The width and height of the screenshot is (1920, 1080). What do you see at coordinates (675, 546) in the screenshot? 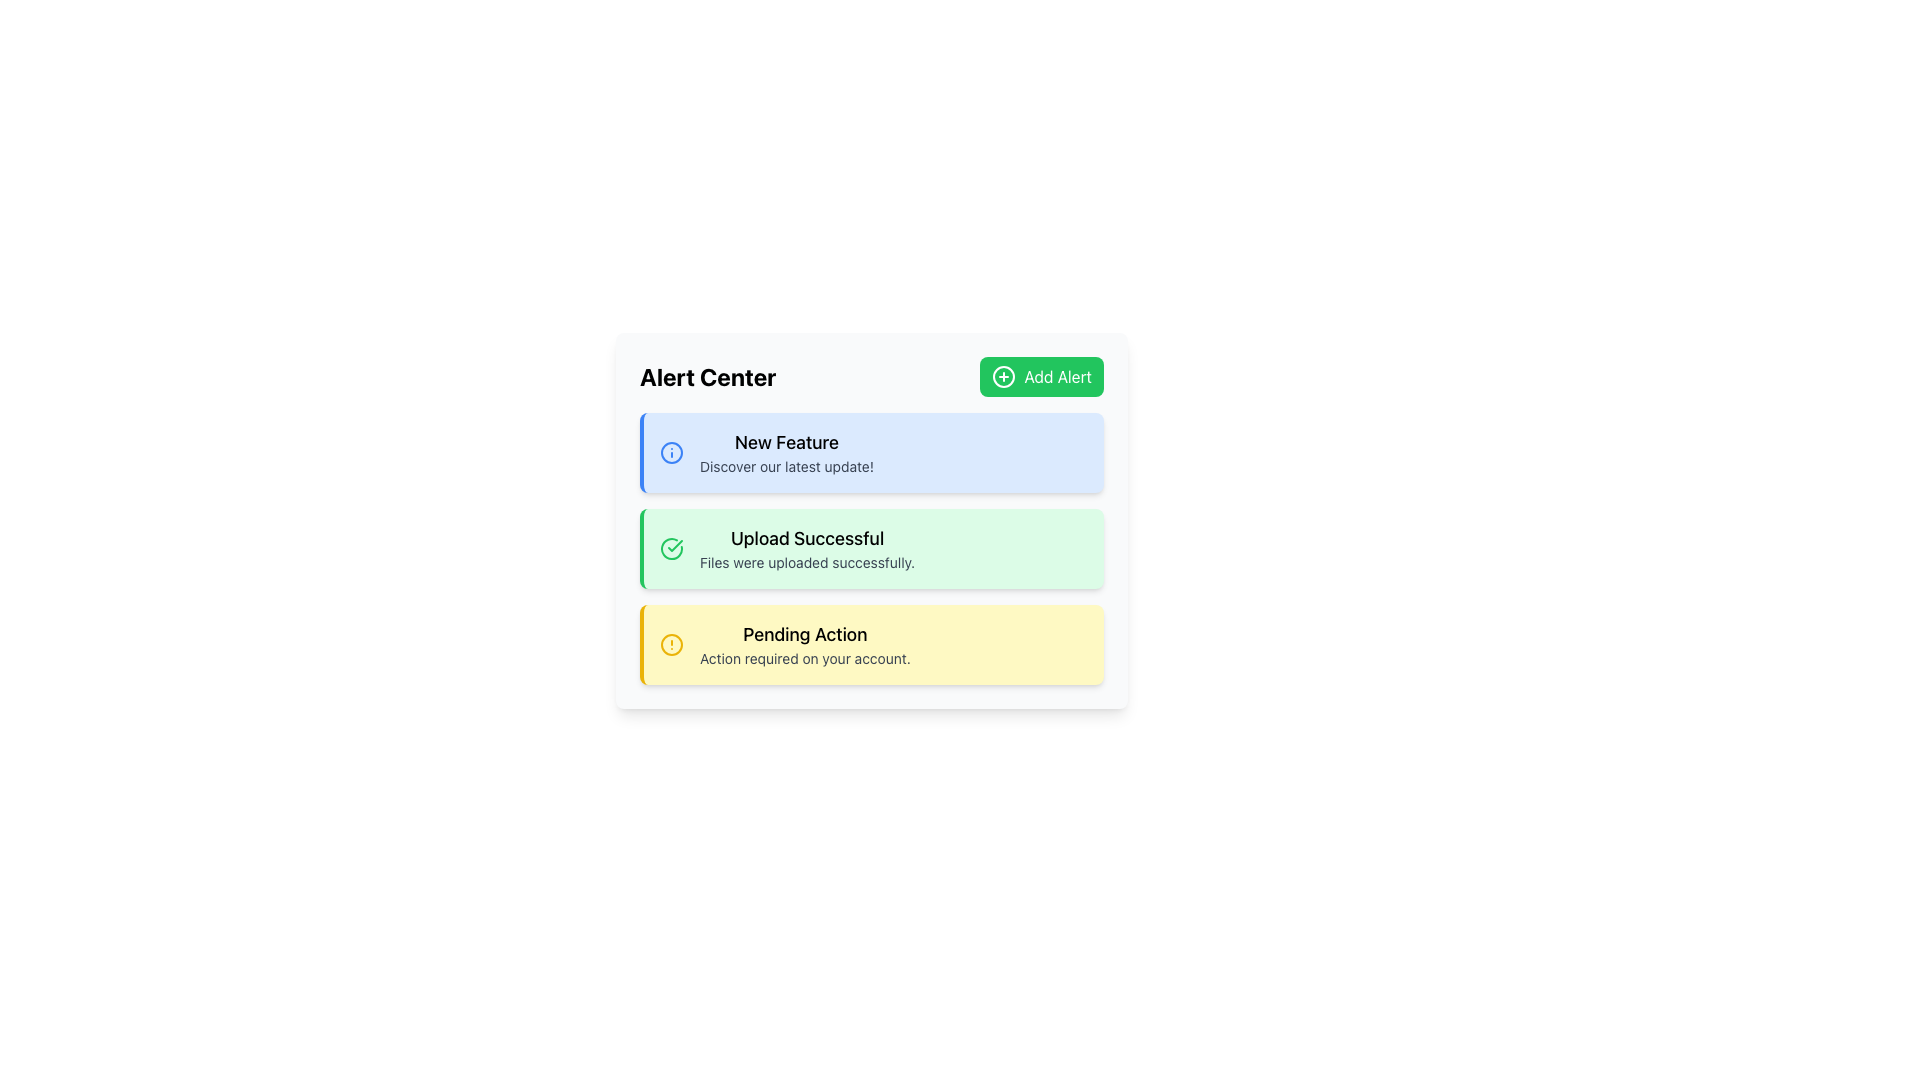
I see `the green checkmark icon located beside the 'Upload Successful' text in the notification list` at bounding box center [675, 546].